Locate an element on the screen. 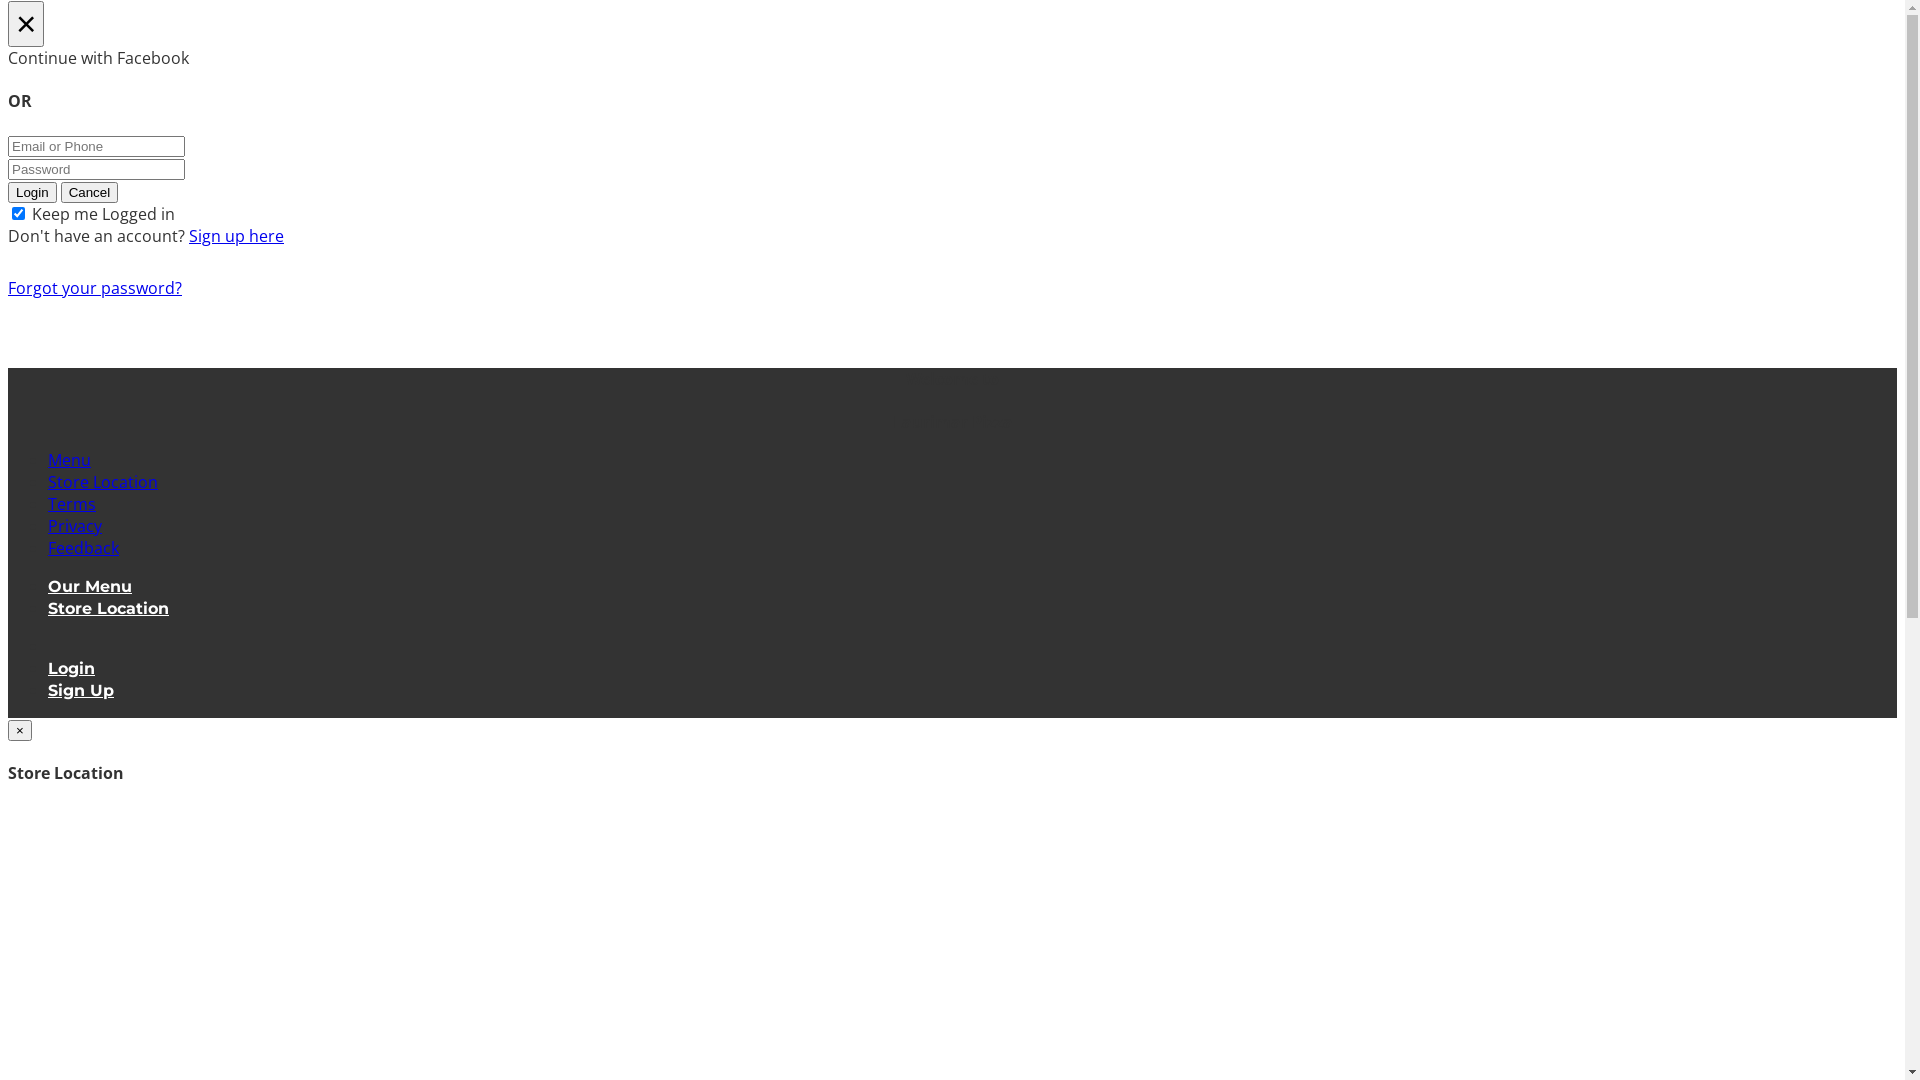 The image size is (1920, 1080). 'Feedback' is located at coordinates (82, 547).